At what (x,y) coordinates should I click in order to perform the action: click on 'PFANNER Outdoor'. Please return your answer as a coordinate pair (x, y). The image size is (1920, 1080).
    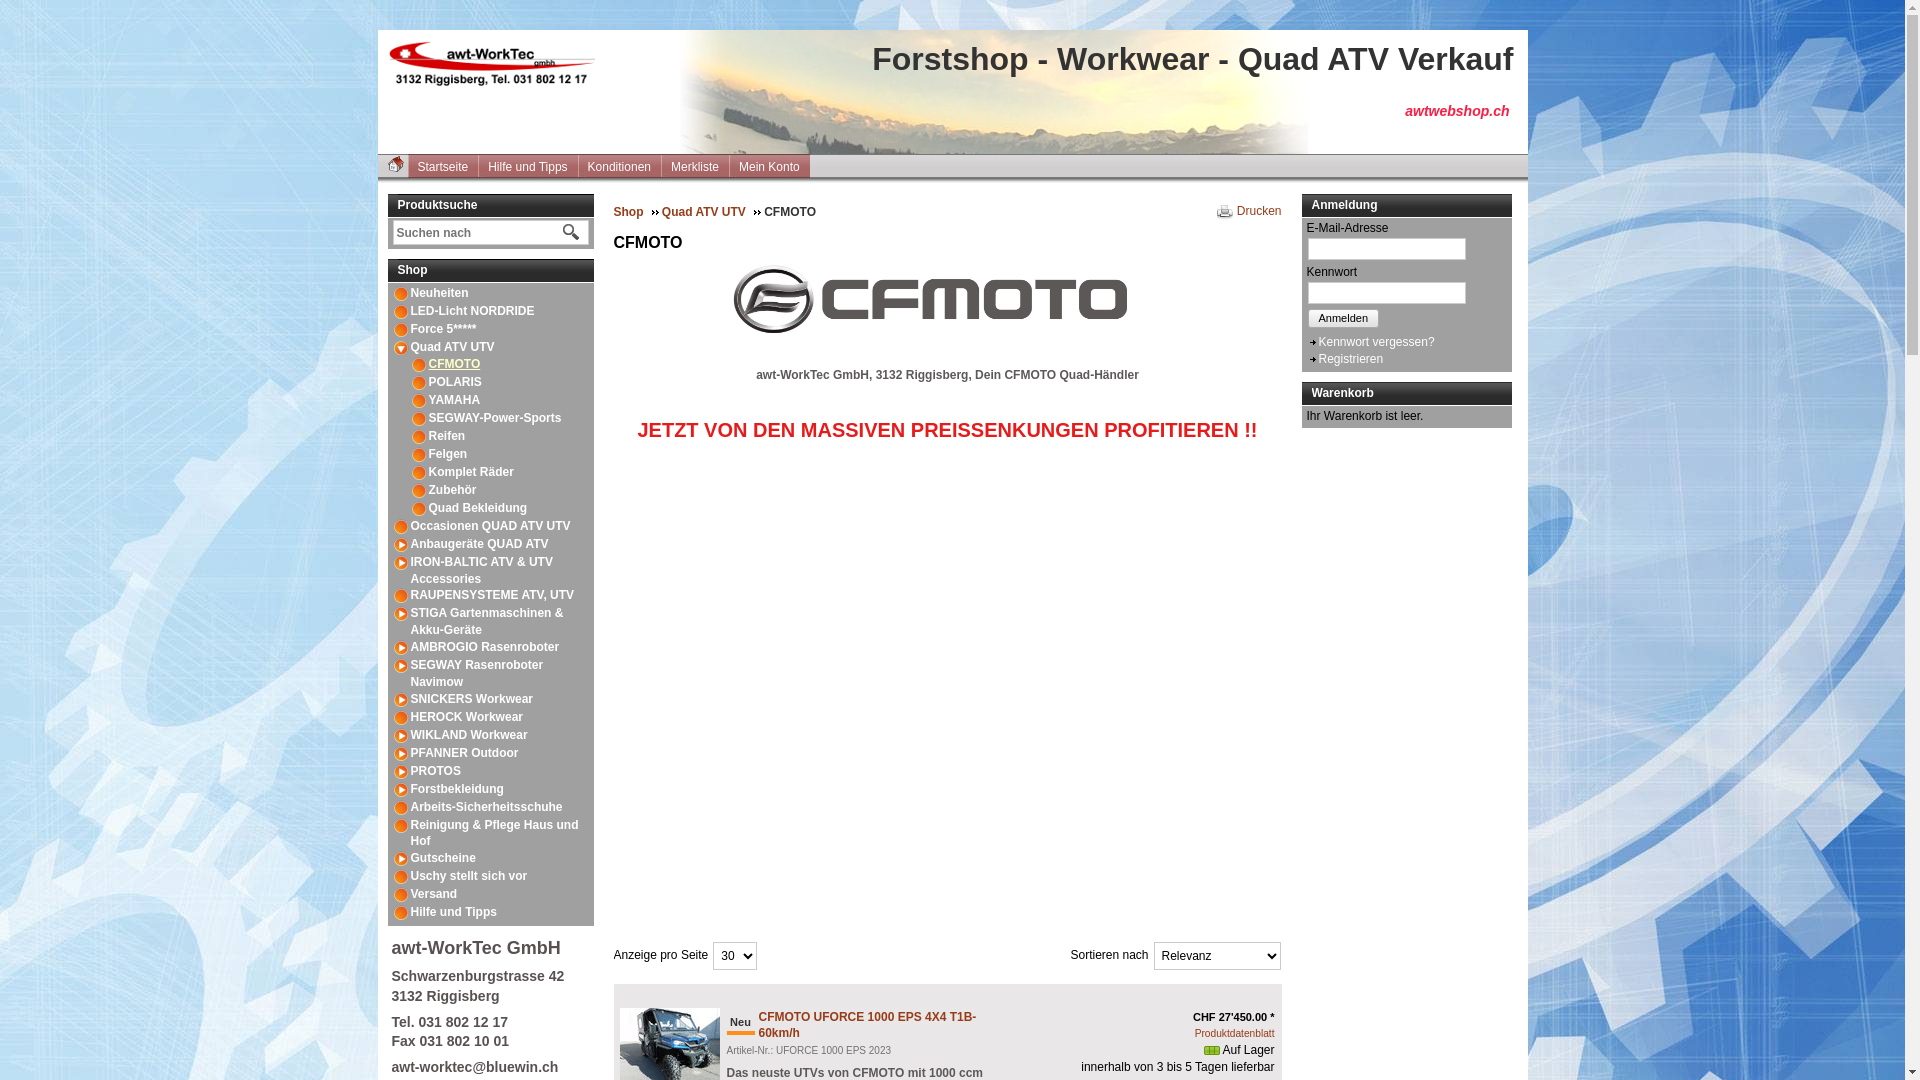
    Looking at the image, I should click on (464, 752).